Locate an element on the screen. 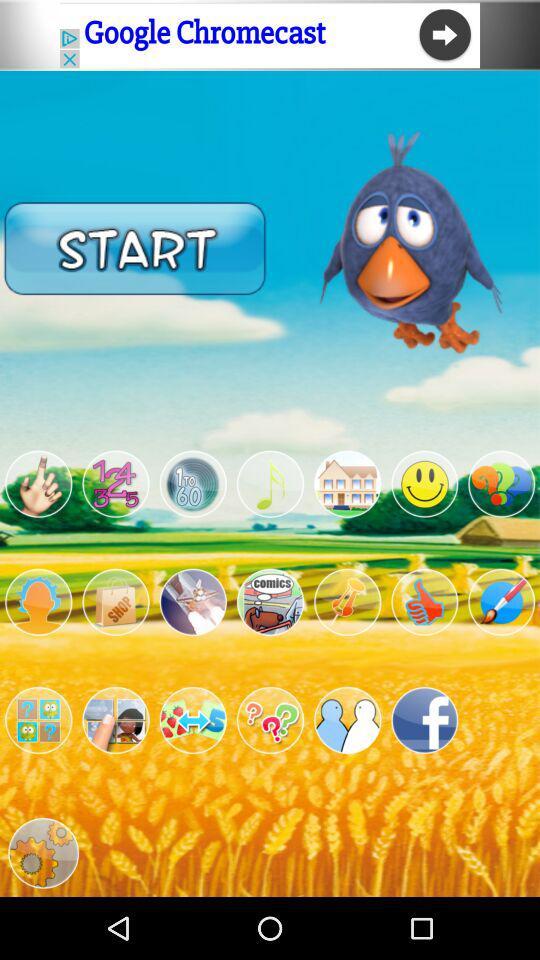  settings is located at coordinates (38, 720).